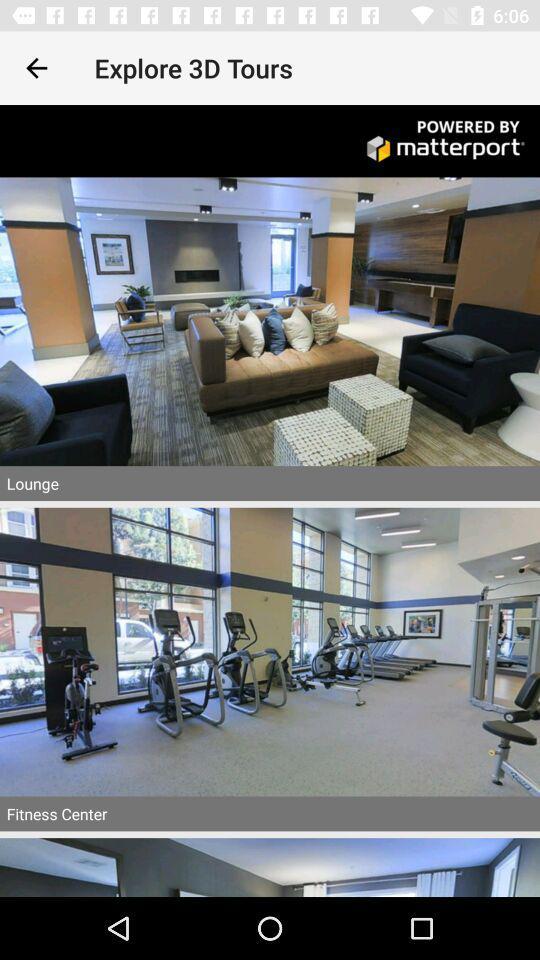  What do you see at coordinates (36, 68) in the screenshot?
I see `item at the top left corner` at bounding box center [36, 68].